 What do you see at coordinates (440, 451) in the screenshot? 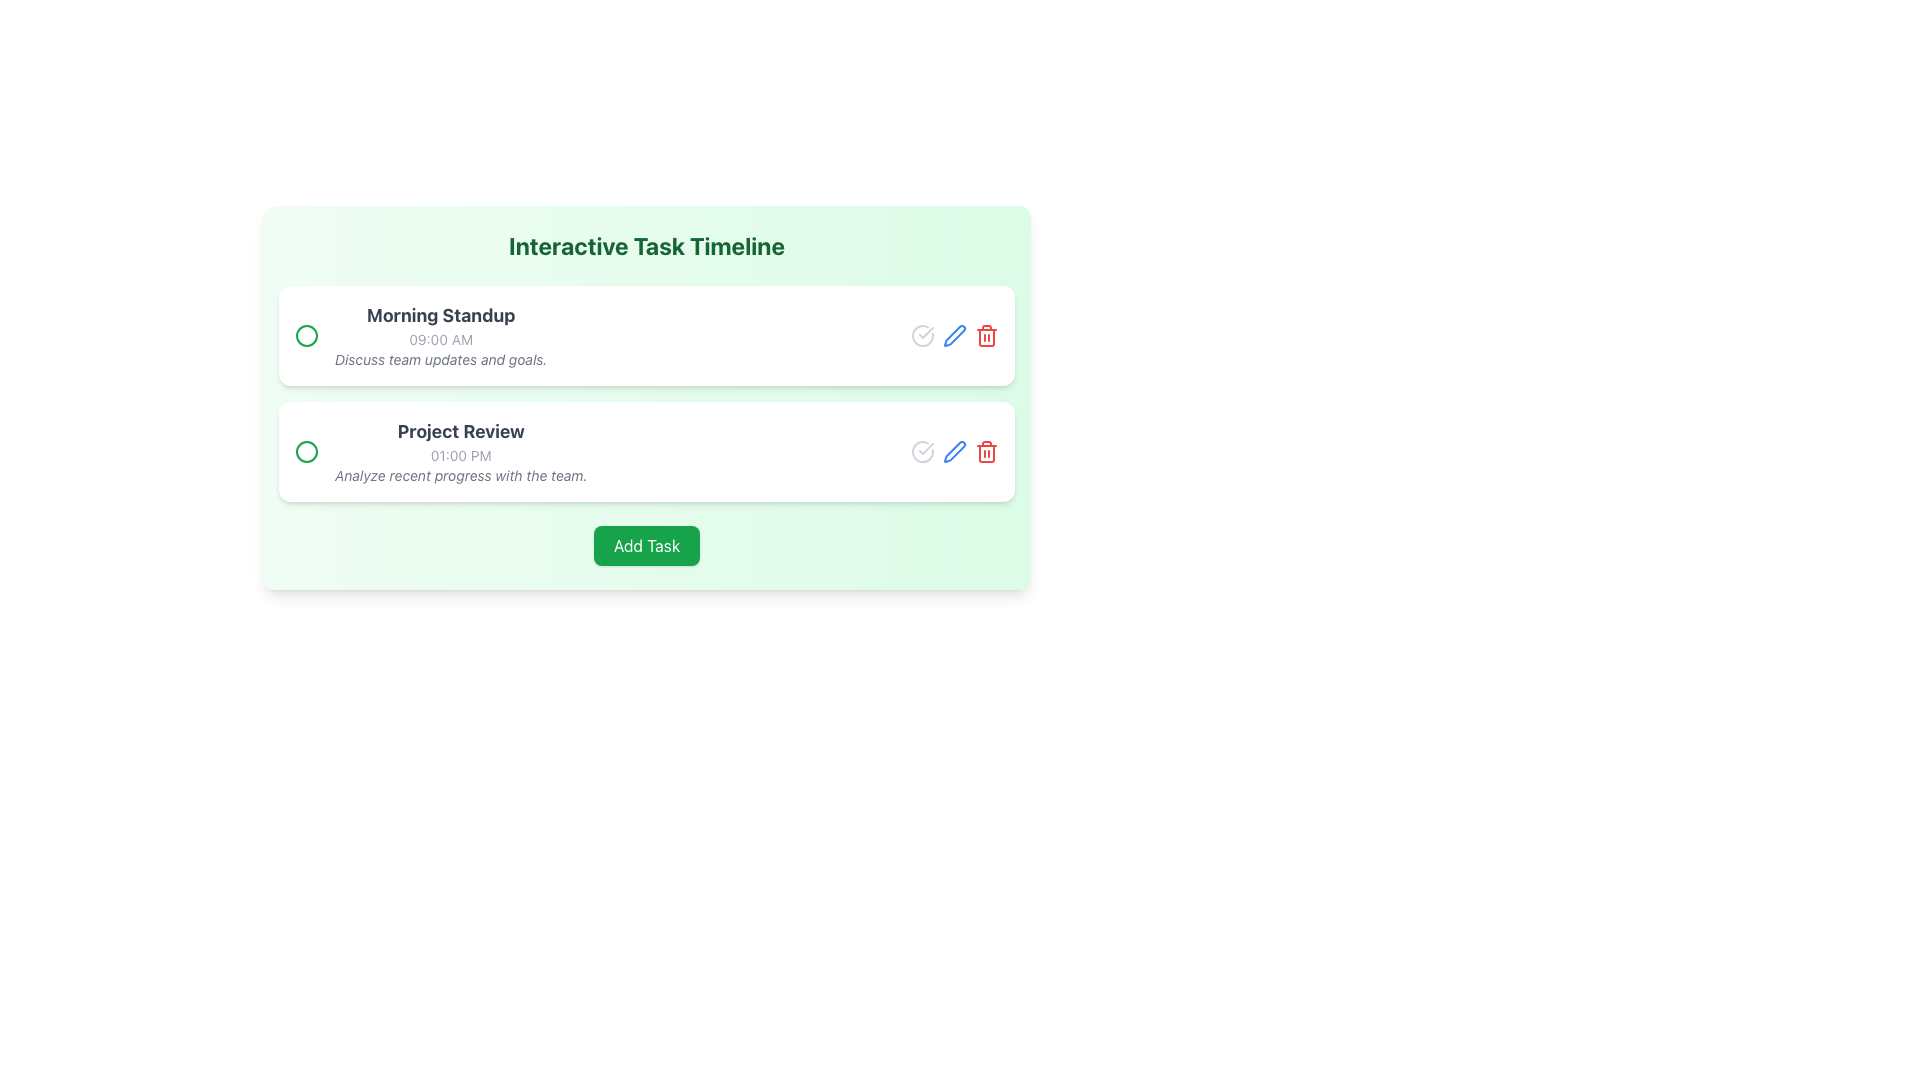
I see `the second task entry titled 'Project Review'` at bounding box center [440, 451].